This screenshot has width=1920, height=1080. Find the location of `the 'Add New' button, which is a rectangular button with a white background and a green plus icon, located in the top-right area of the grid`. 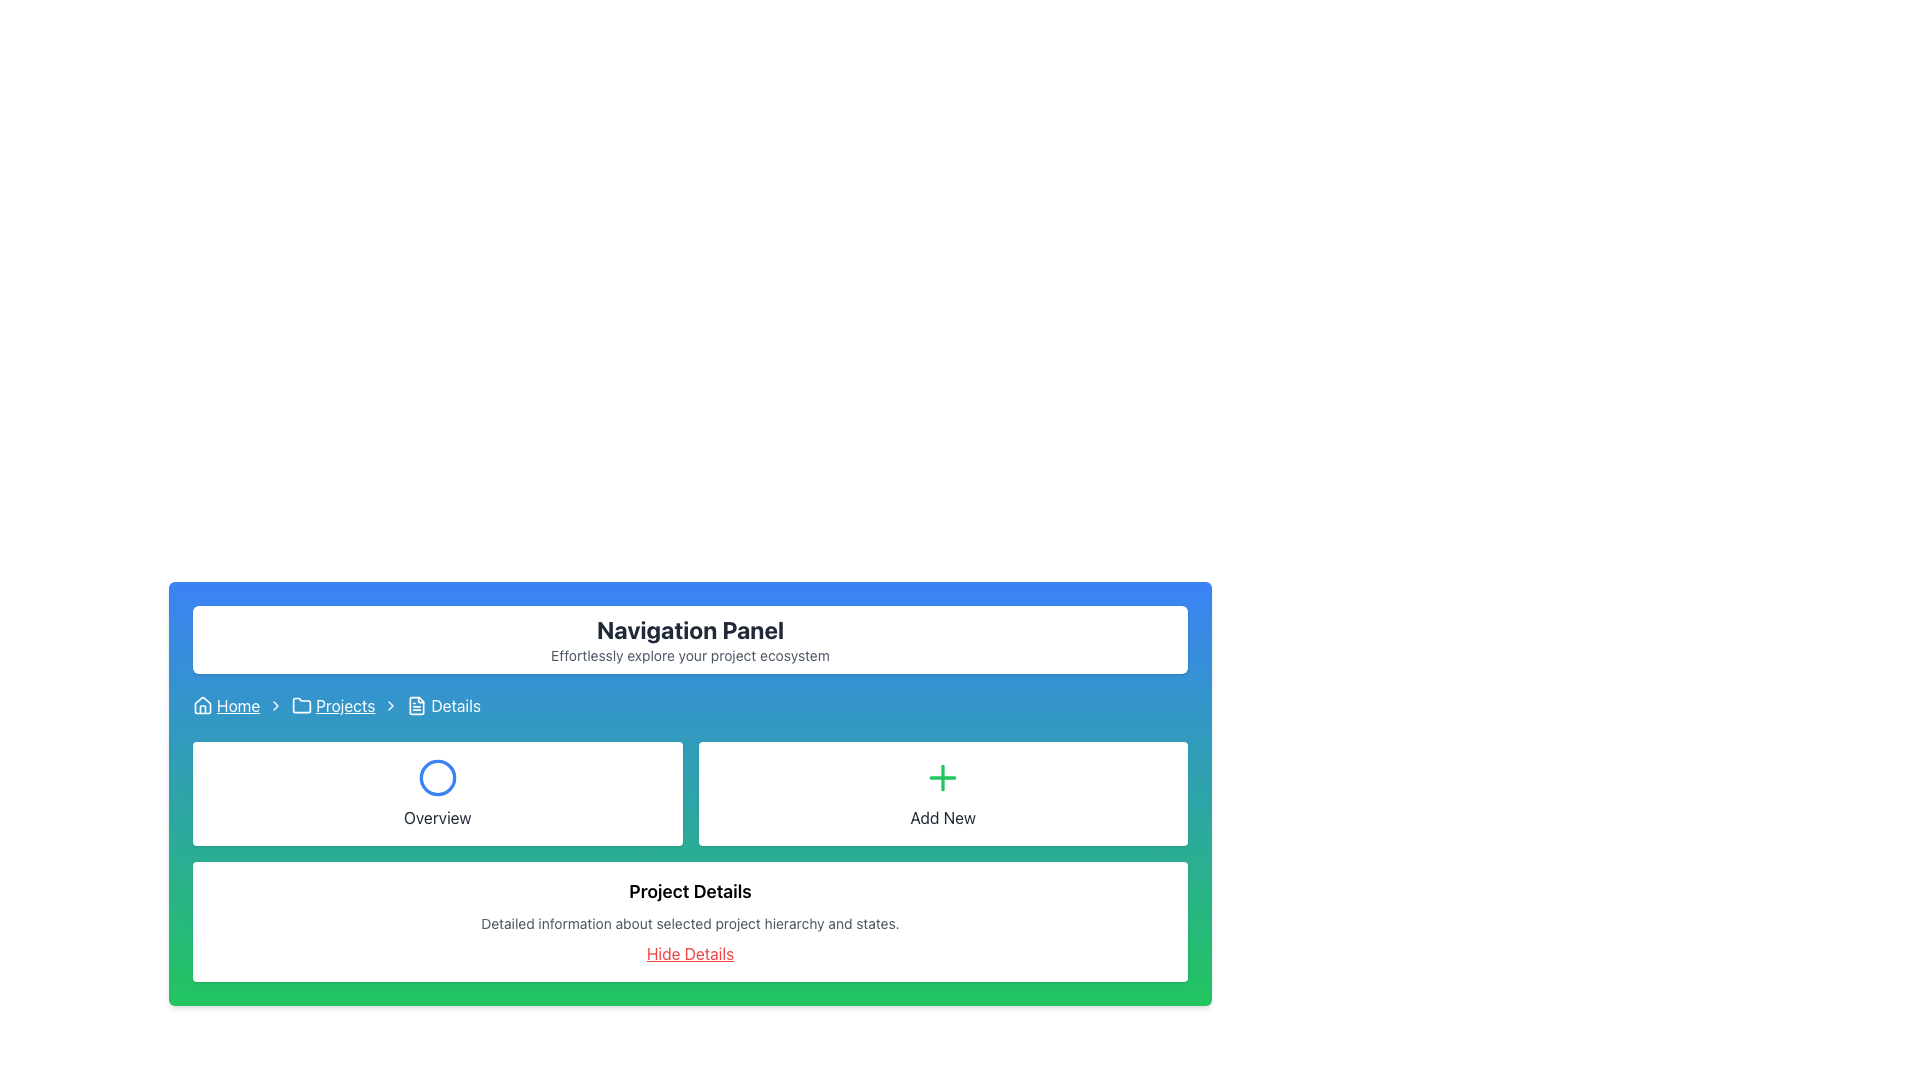

the 'Add New' button, which is a rectangular button with a white background and a green plus icon, located in the top-right area of the grid is located at coordinates (942, 793).